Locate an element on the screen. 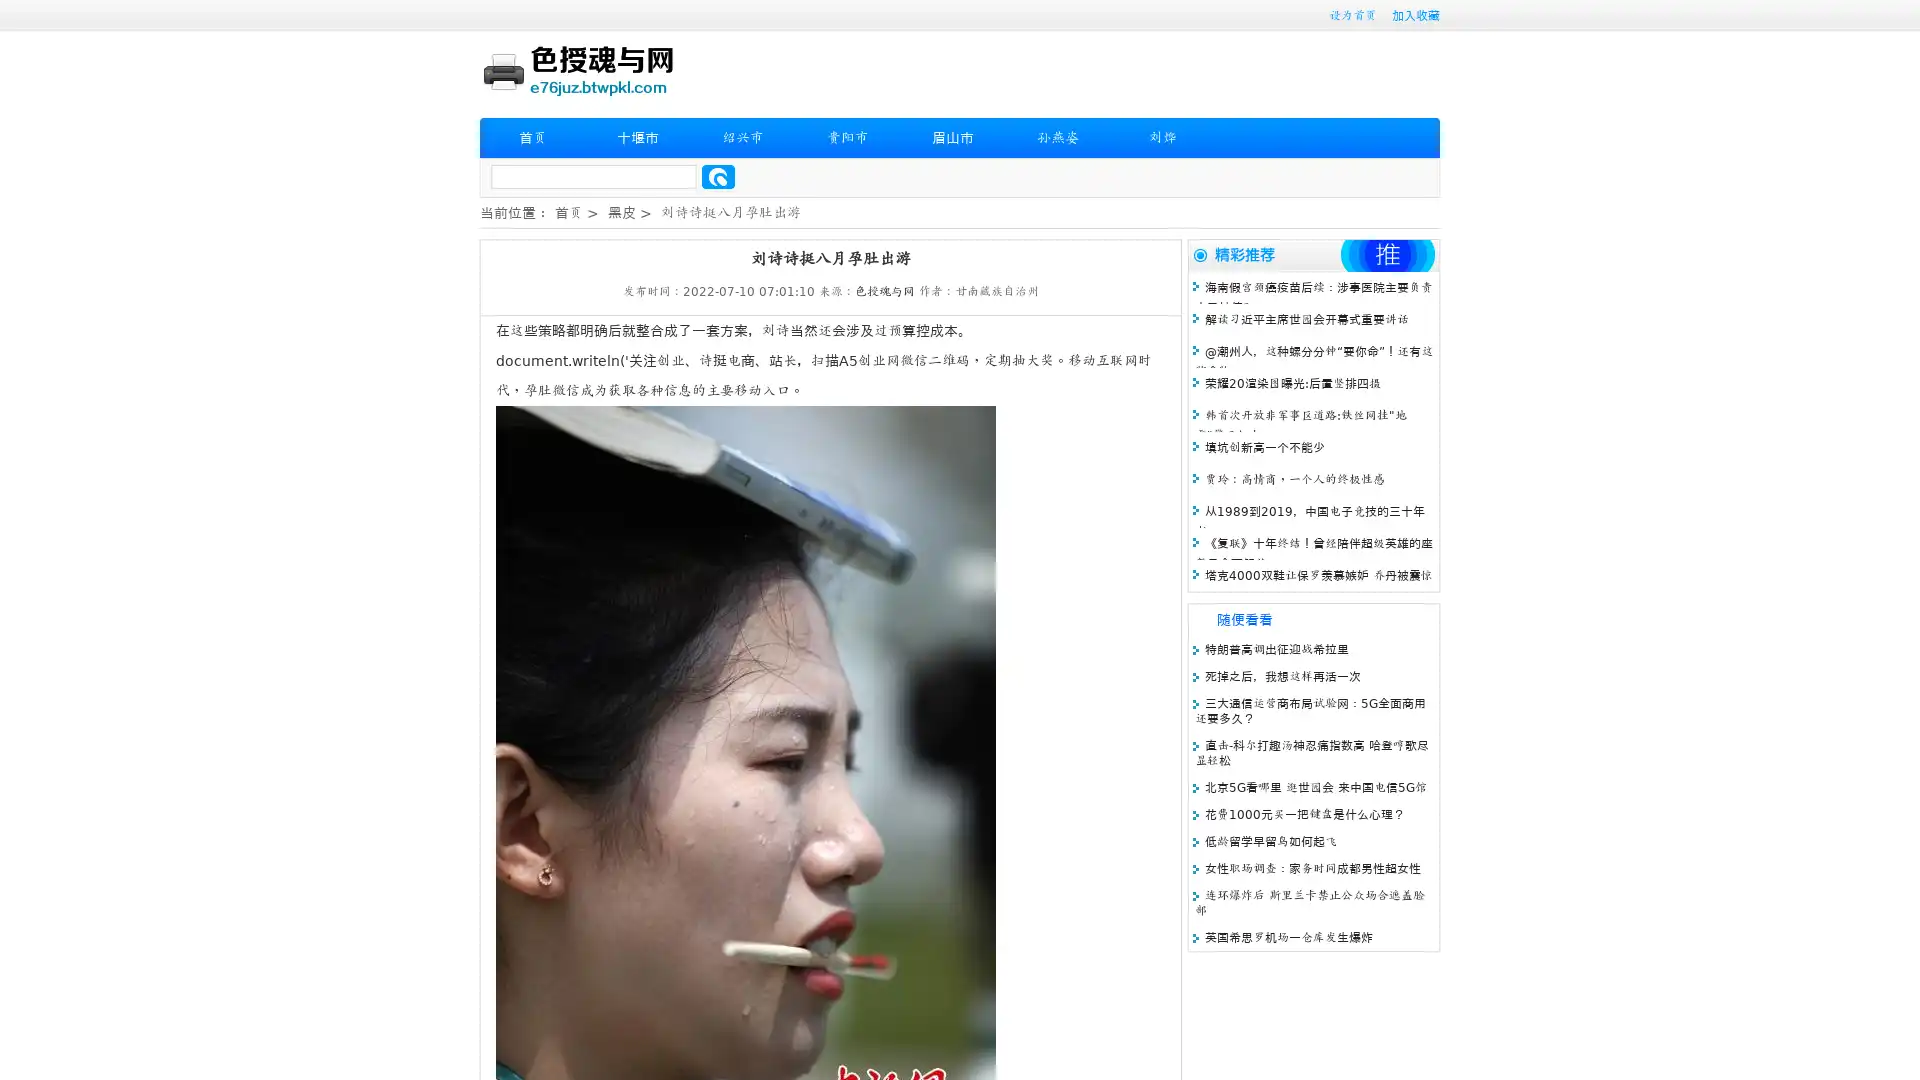 The width and height of the screenshot is (1920, 1080). Search is located at coordinates (718, 176).